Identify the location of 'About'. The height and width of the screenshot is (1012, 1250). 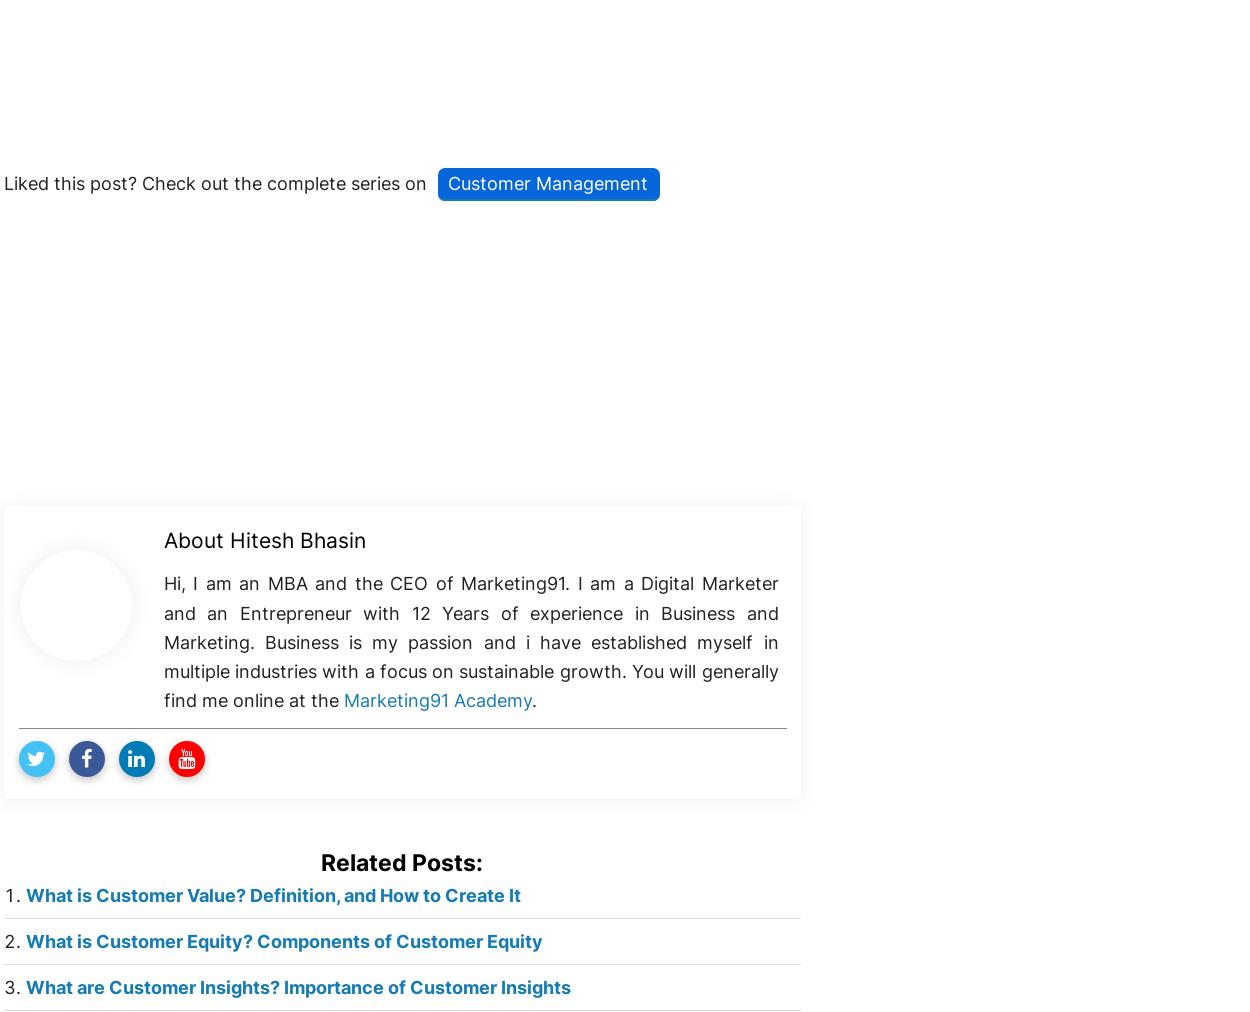
(195, 539).